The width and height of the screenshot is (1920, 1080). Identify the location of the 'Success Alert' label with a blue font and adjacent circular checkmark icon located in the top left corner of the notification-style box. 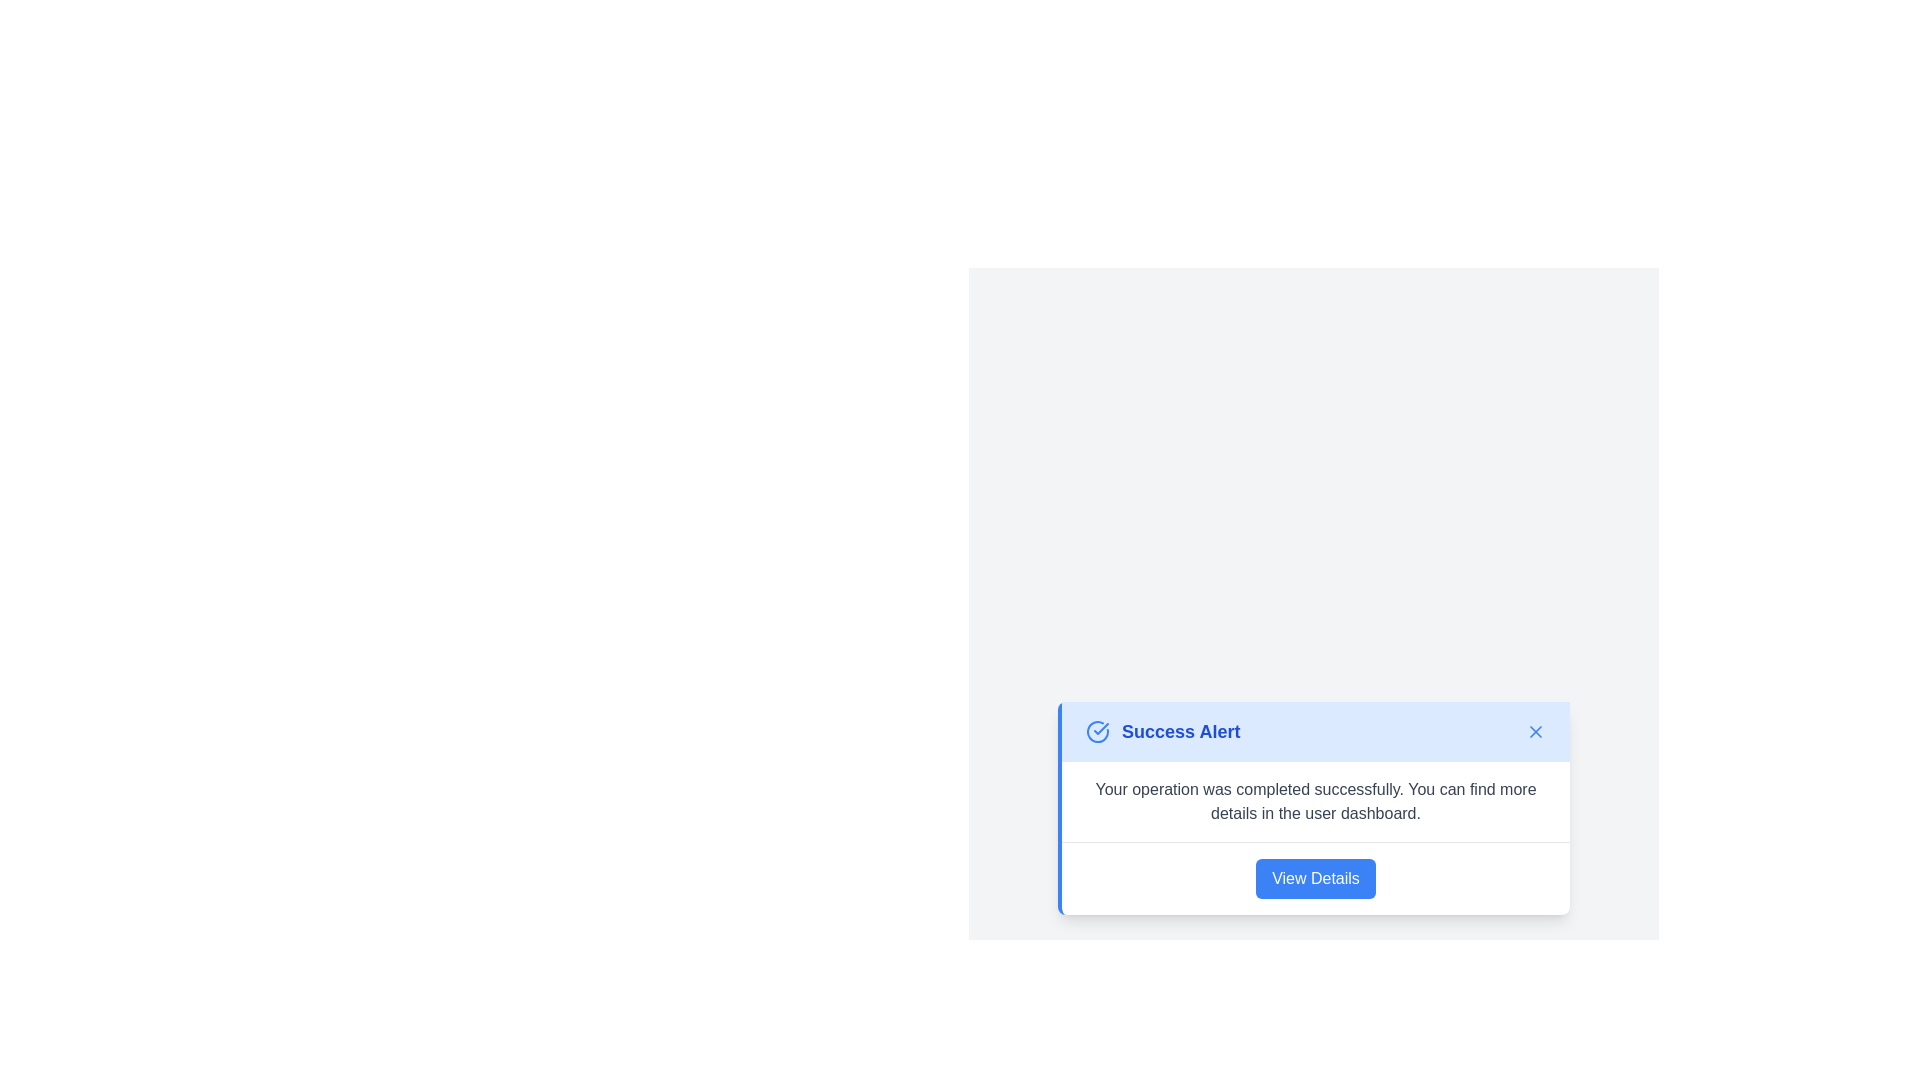
(1163, 731).